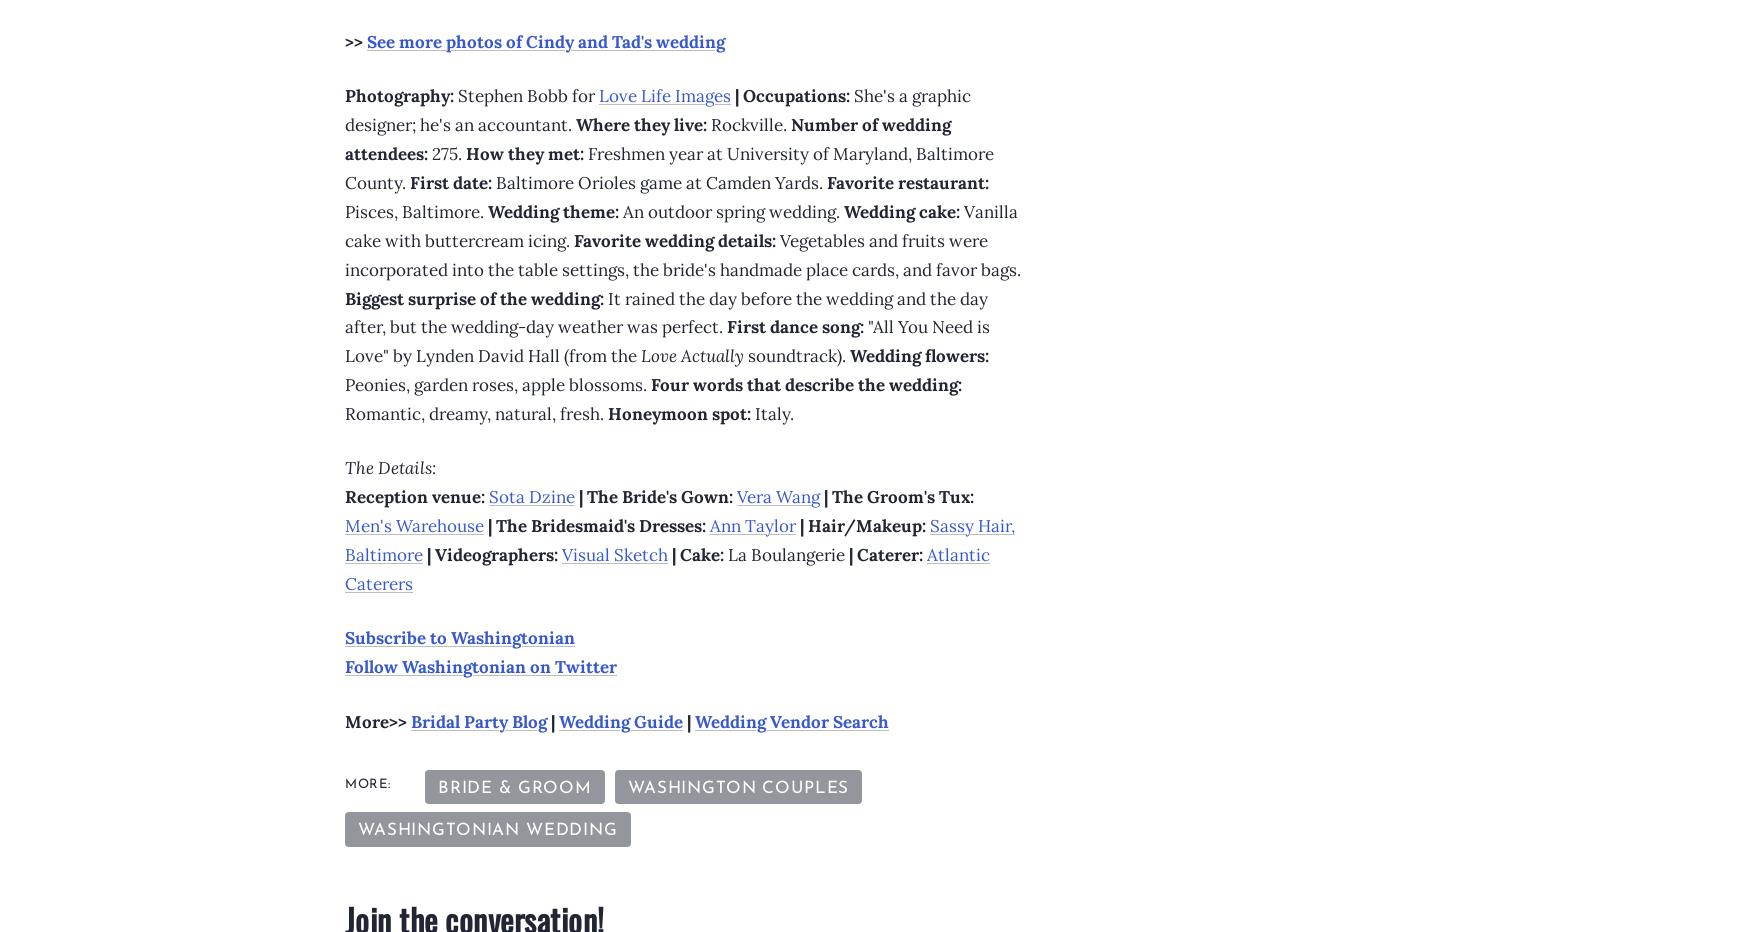 The height and width of the screenshot is (932, 1750). I want to click on 'Bride & Groom', so click(435, 788).